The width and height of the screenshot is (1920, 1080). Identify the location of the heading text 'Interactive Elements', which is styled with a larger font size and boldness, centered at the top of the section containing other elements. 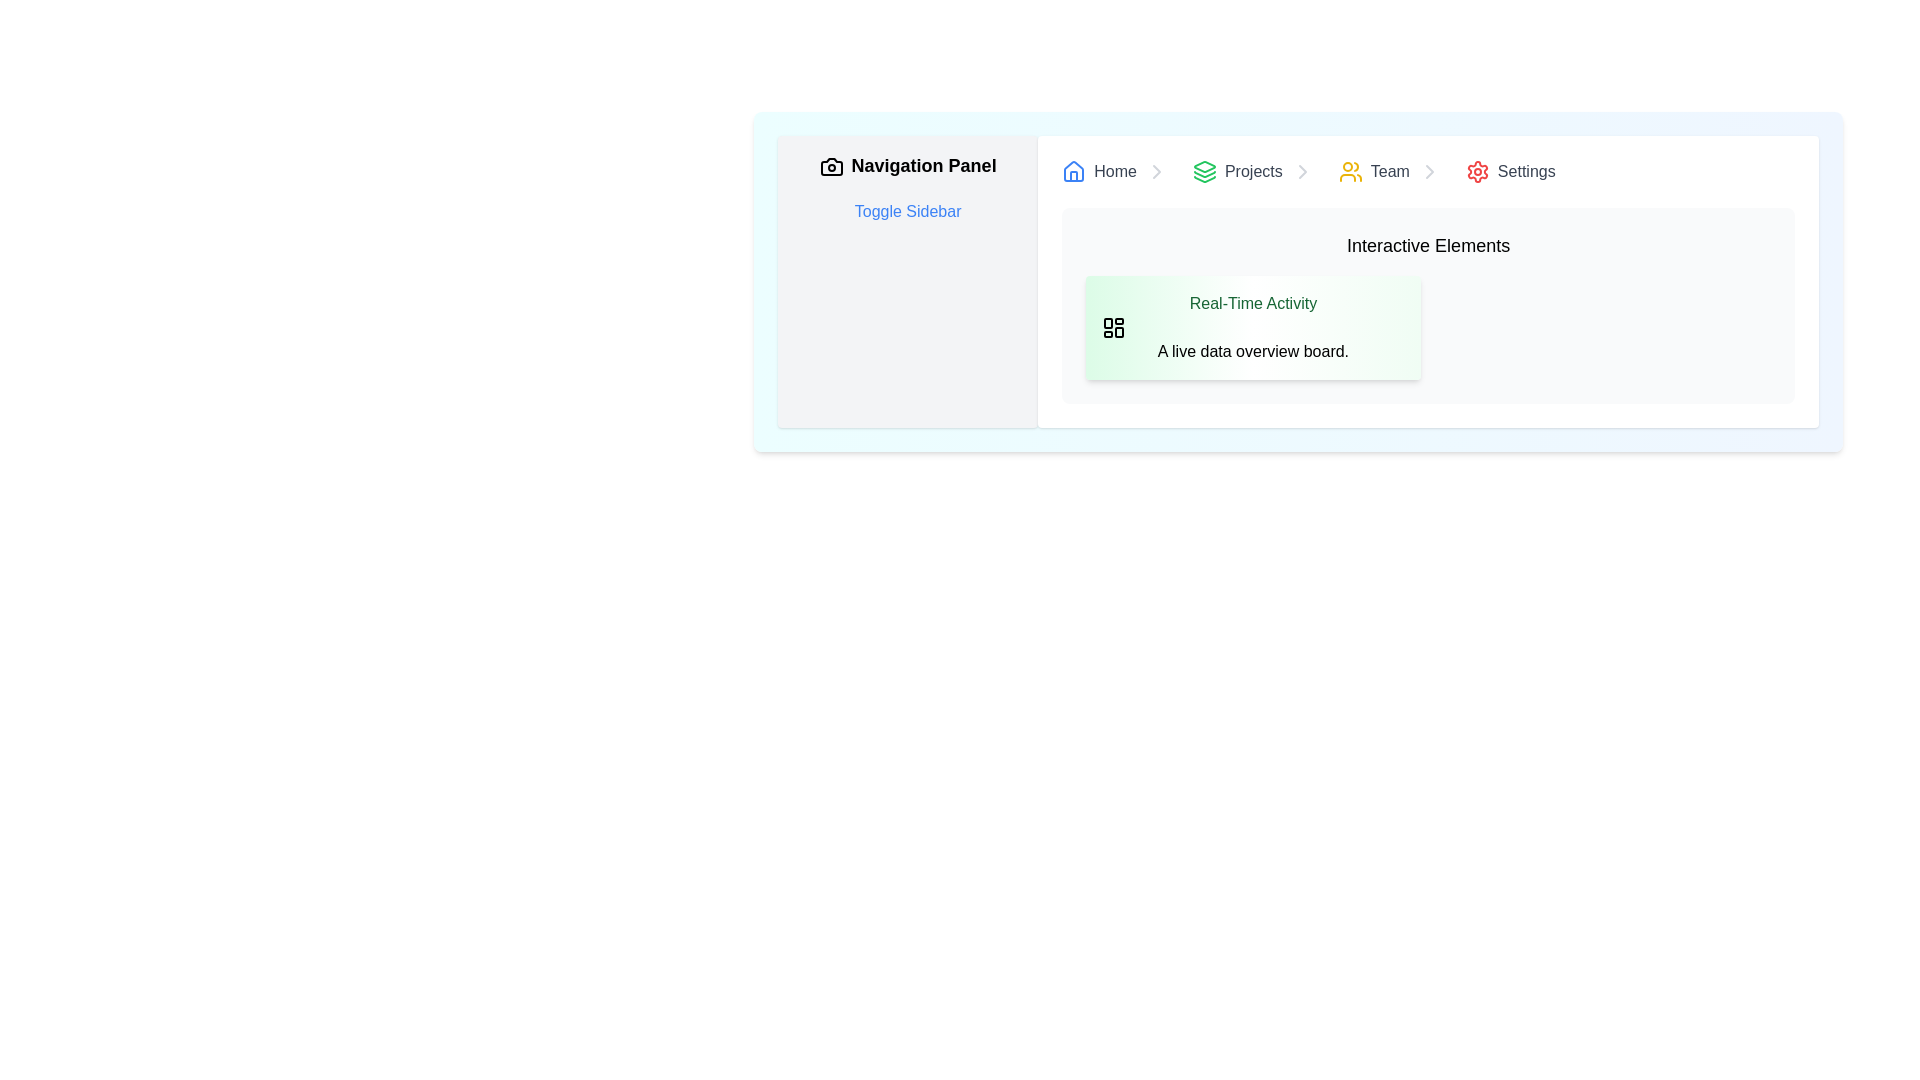
(1427, 245).